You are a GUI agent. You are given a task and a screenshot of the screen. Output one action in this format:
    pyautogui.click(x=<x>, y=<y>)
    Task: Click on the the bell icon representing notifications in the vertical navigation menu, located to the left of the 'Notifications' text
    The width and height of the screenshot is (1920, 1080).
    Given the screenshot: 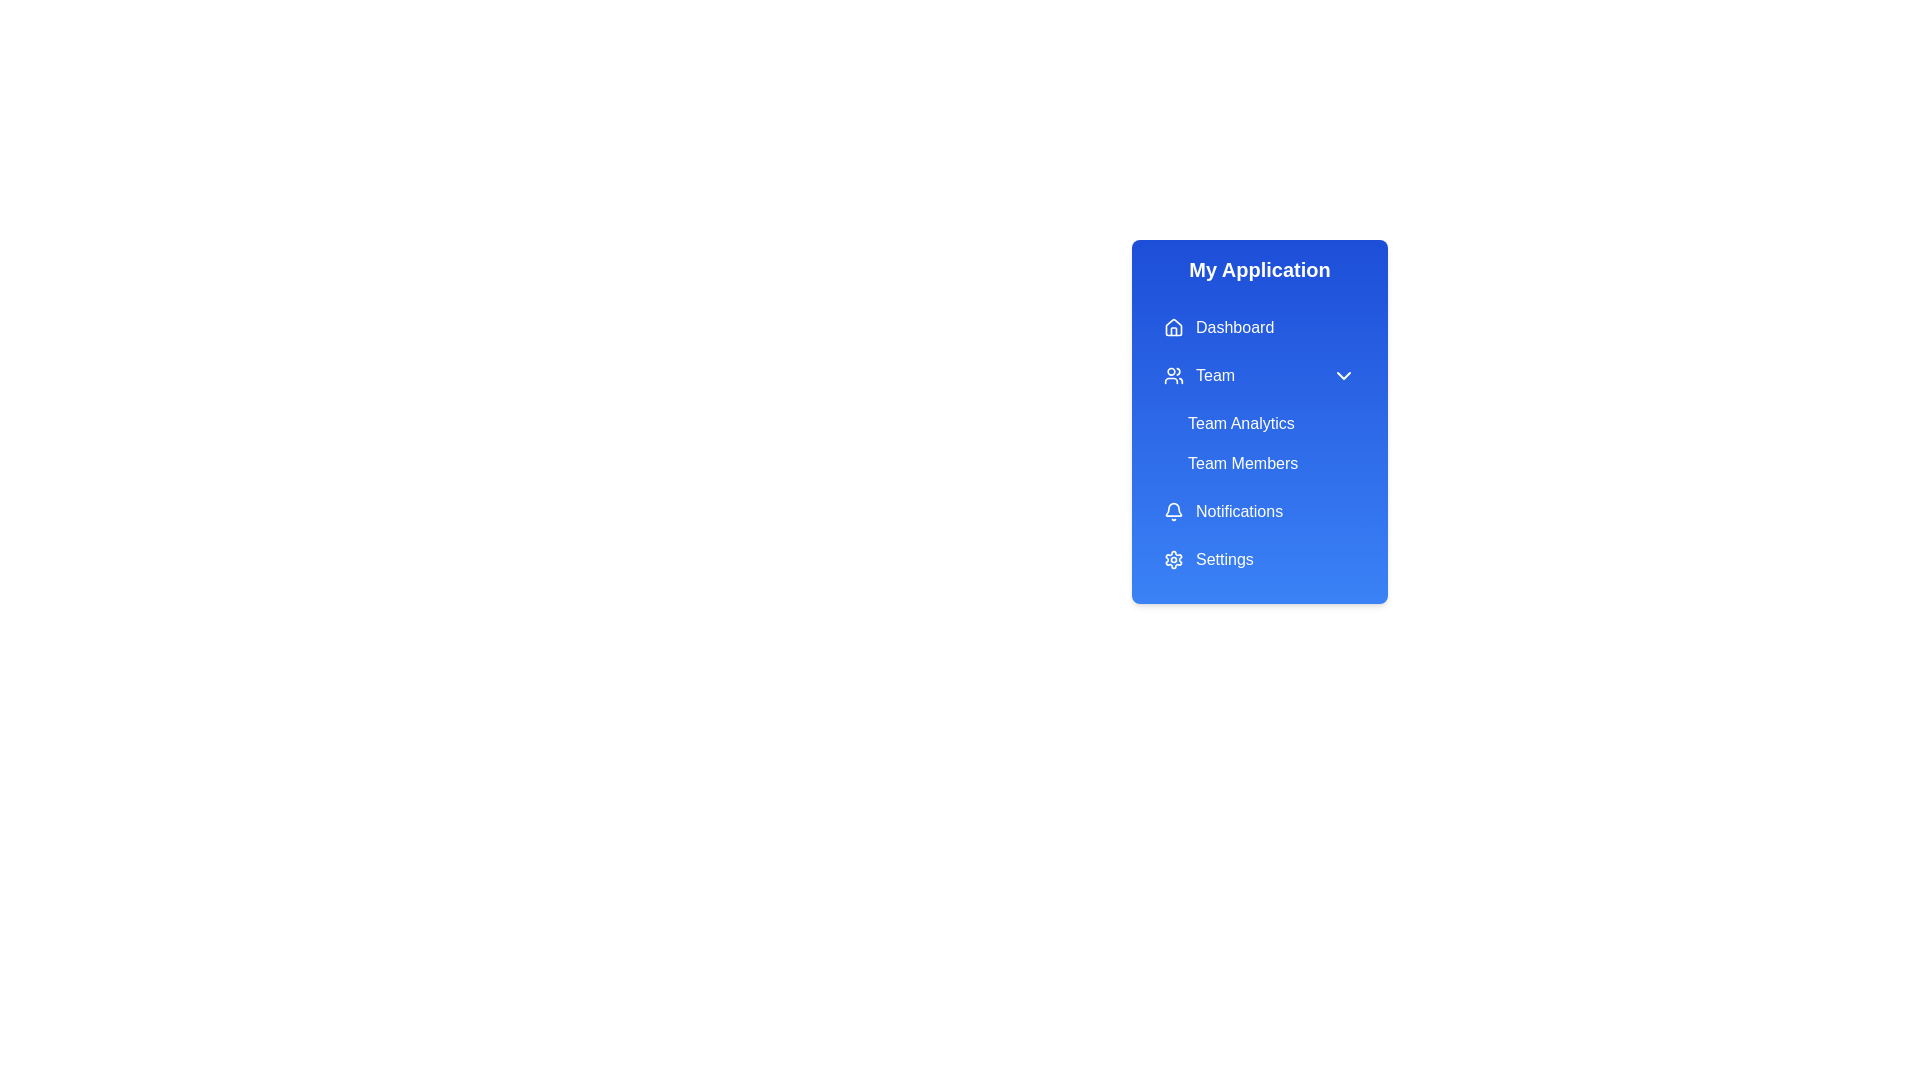 What is the action you would take?
    pyautogui.click(x=1174, y=508)
    